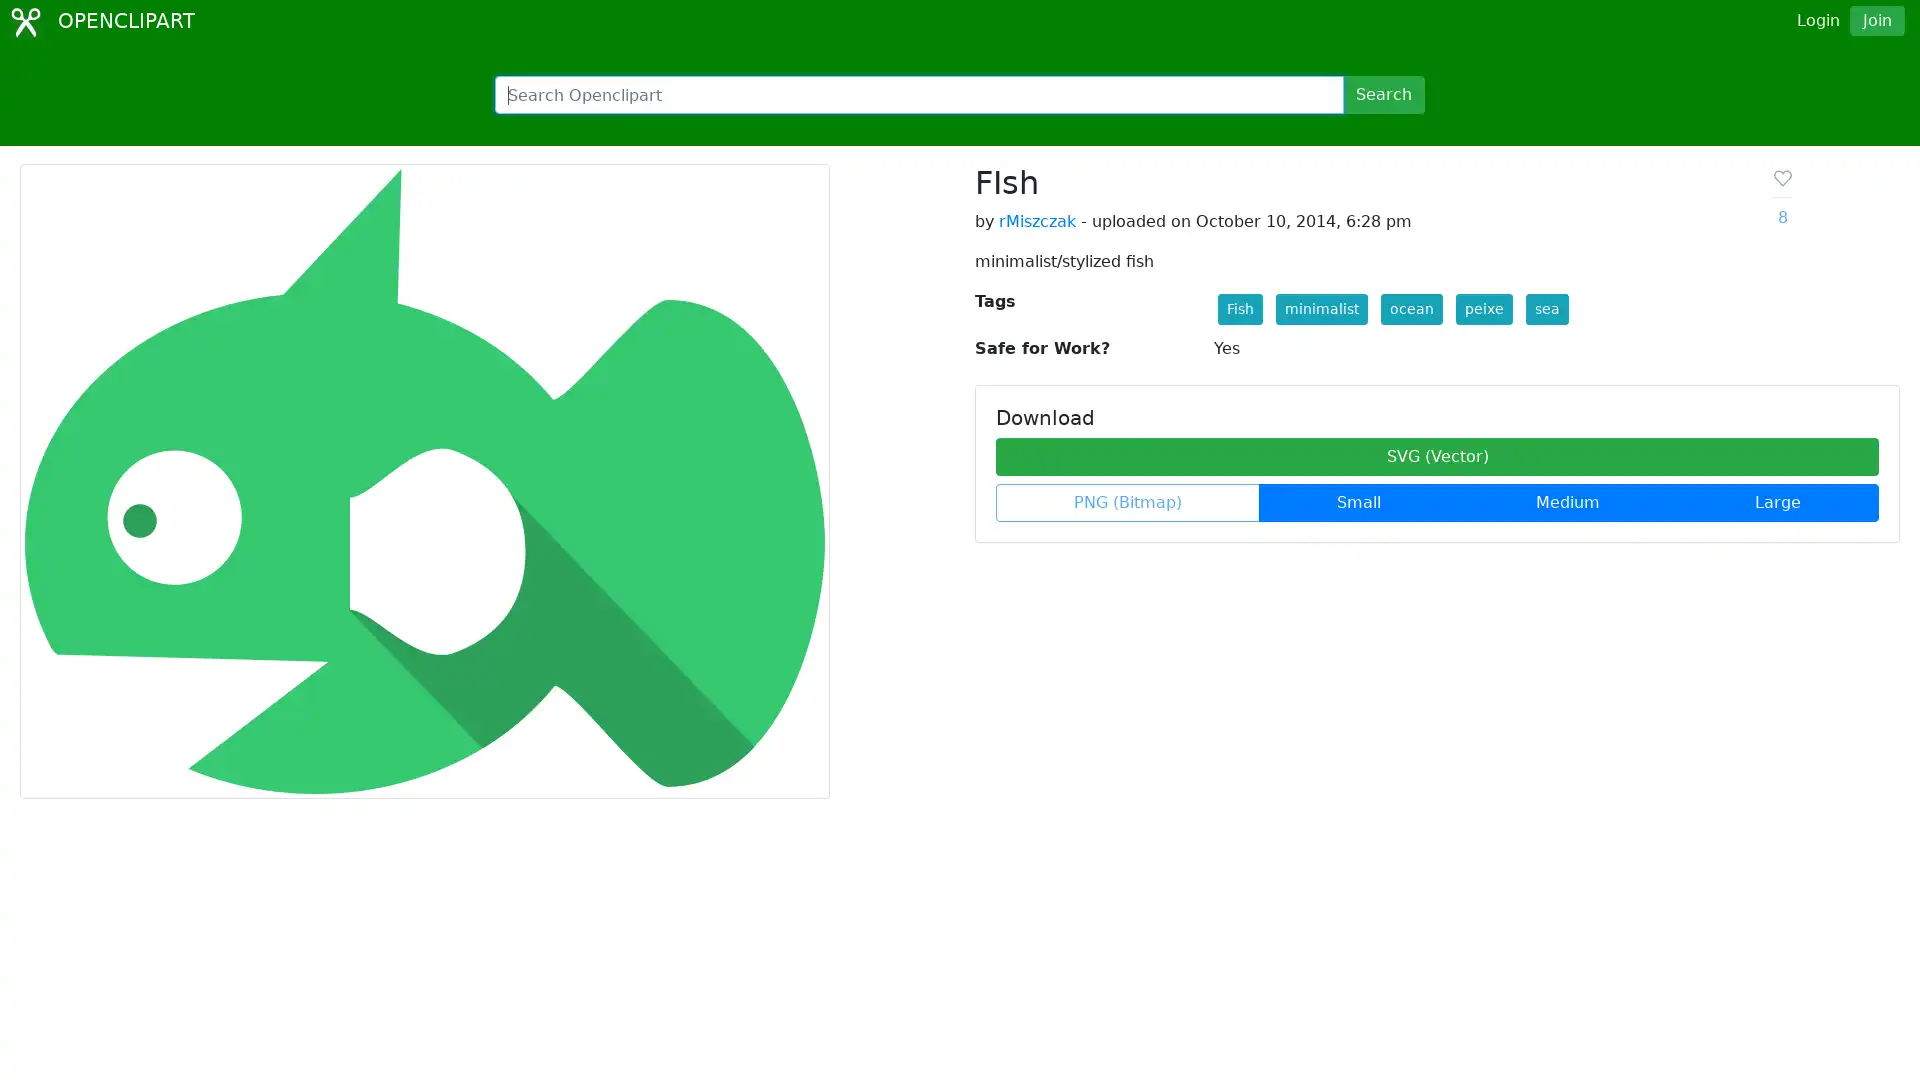 Image resolution: width=1920 pixels, height=1080 pixels. What do you see at coordinates (1128, 501) in the screenshot?
I see `PNG (Bitmap)` at bounding box center [1128, 501].